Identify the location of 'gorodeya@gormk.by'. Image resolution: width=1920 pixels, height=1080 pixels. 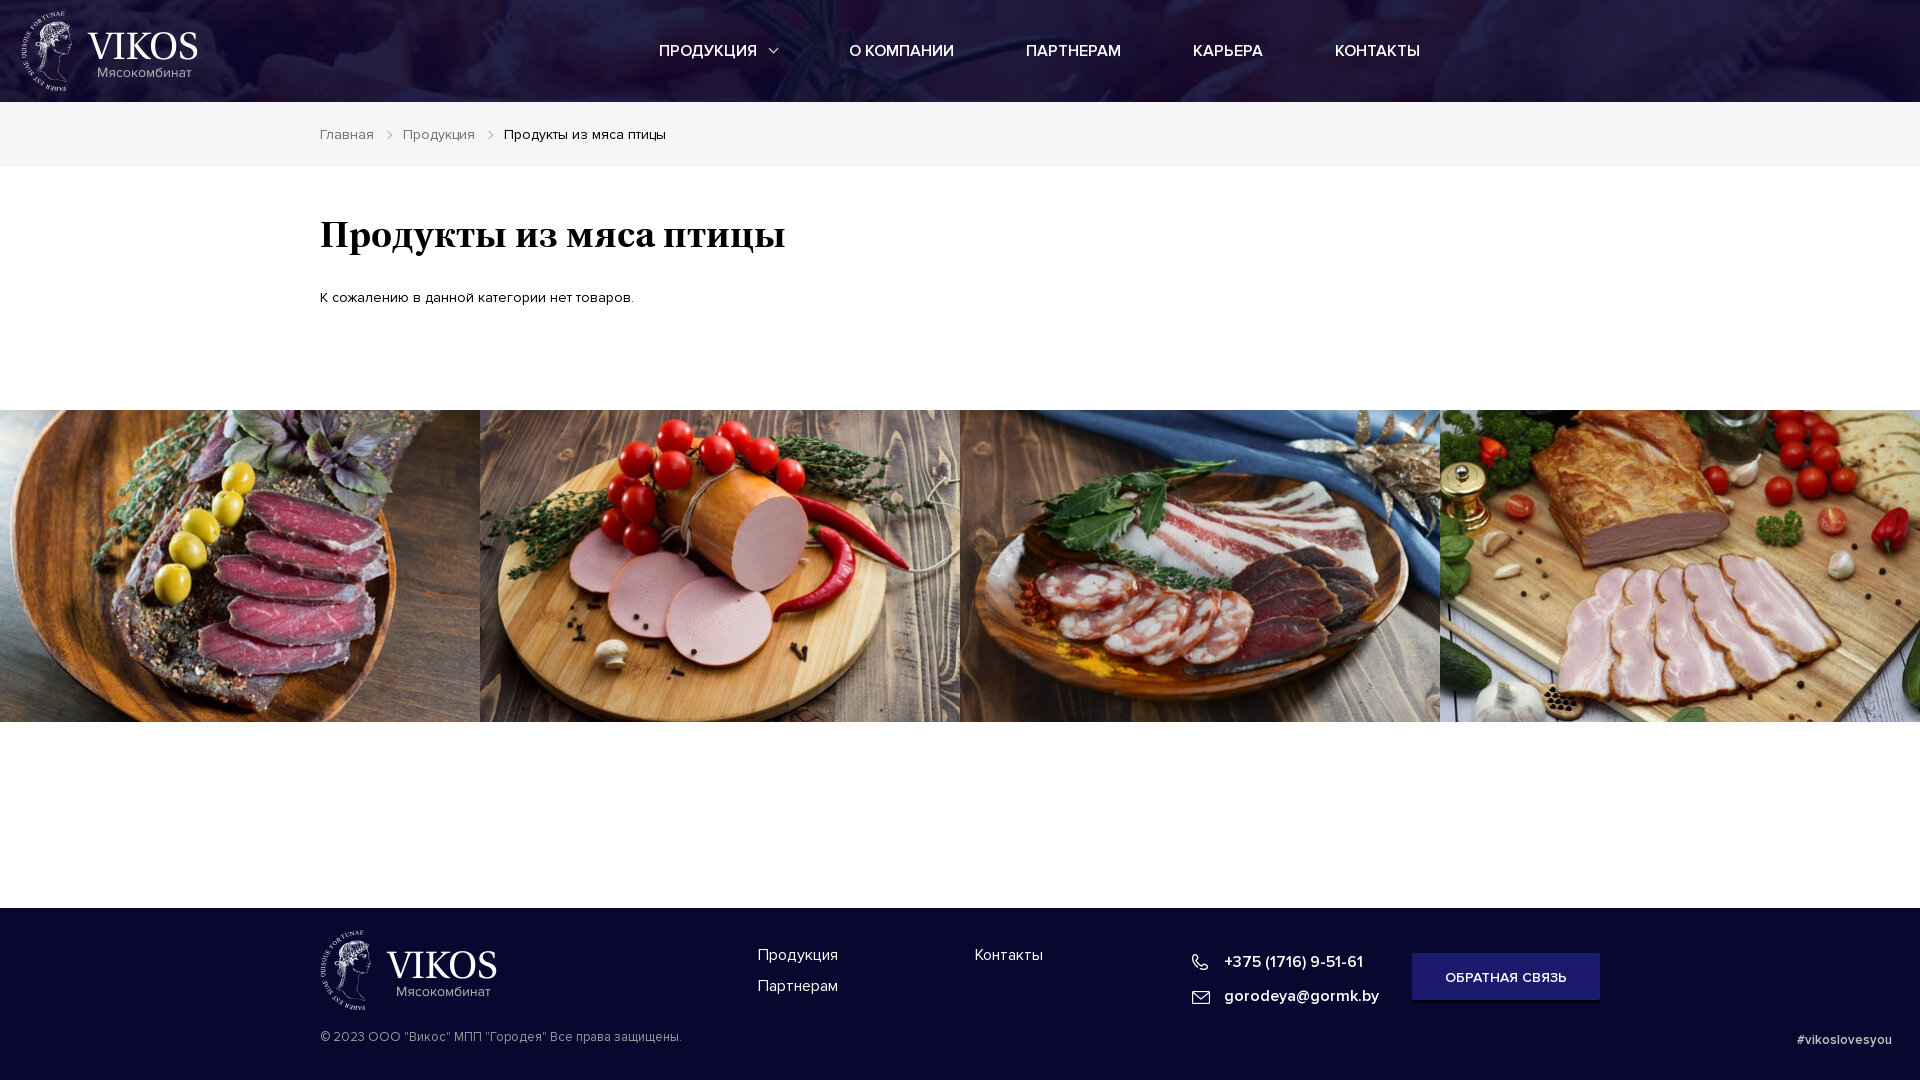
(1285, 995).